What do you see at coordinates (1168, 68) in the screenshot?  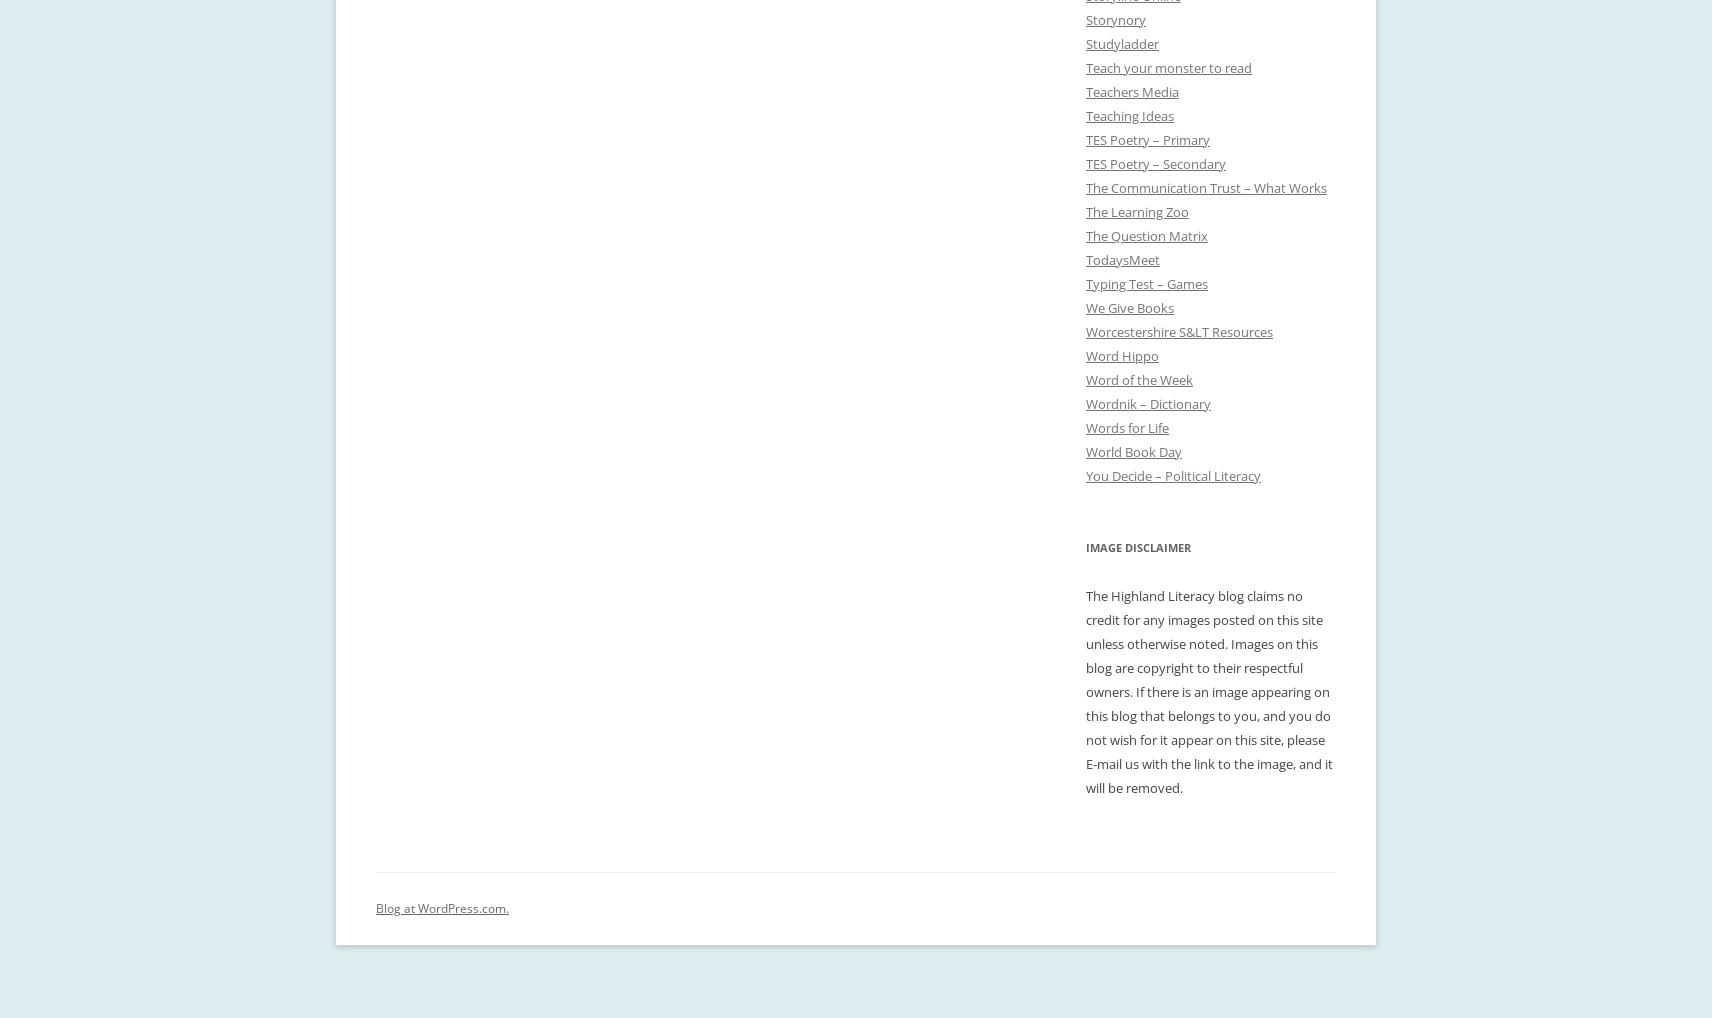 I see `'Teach your monster to read'` at bounding box center [1168, 68].